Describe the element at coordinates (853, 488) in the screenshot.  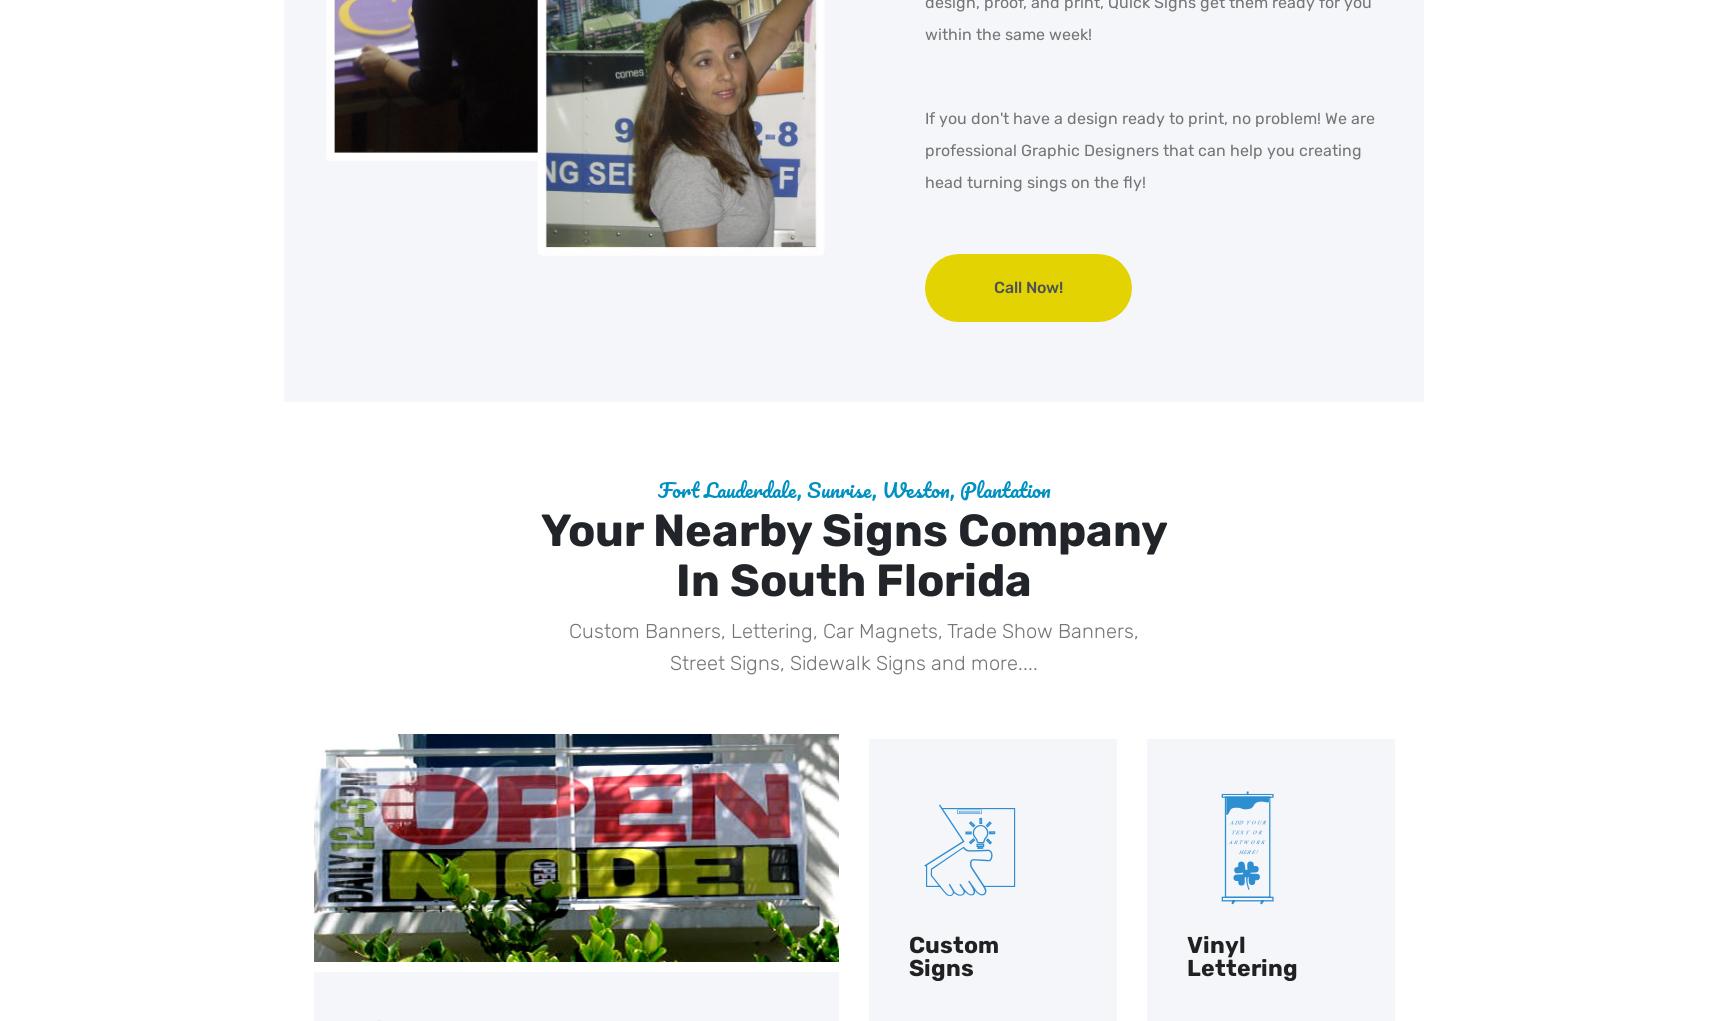
I see `'Fort Lauderdale, Sunrise, Weston, Plantation'` at that location.